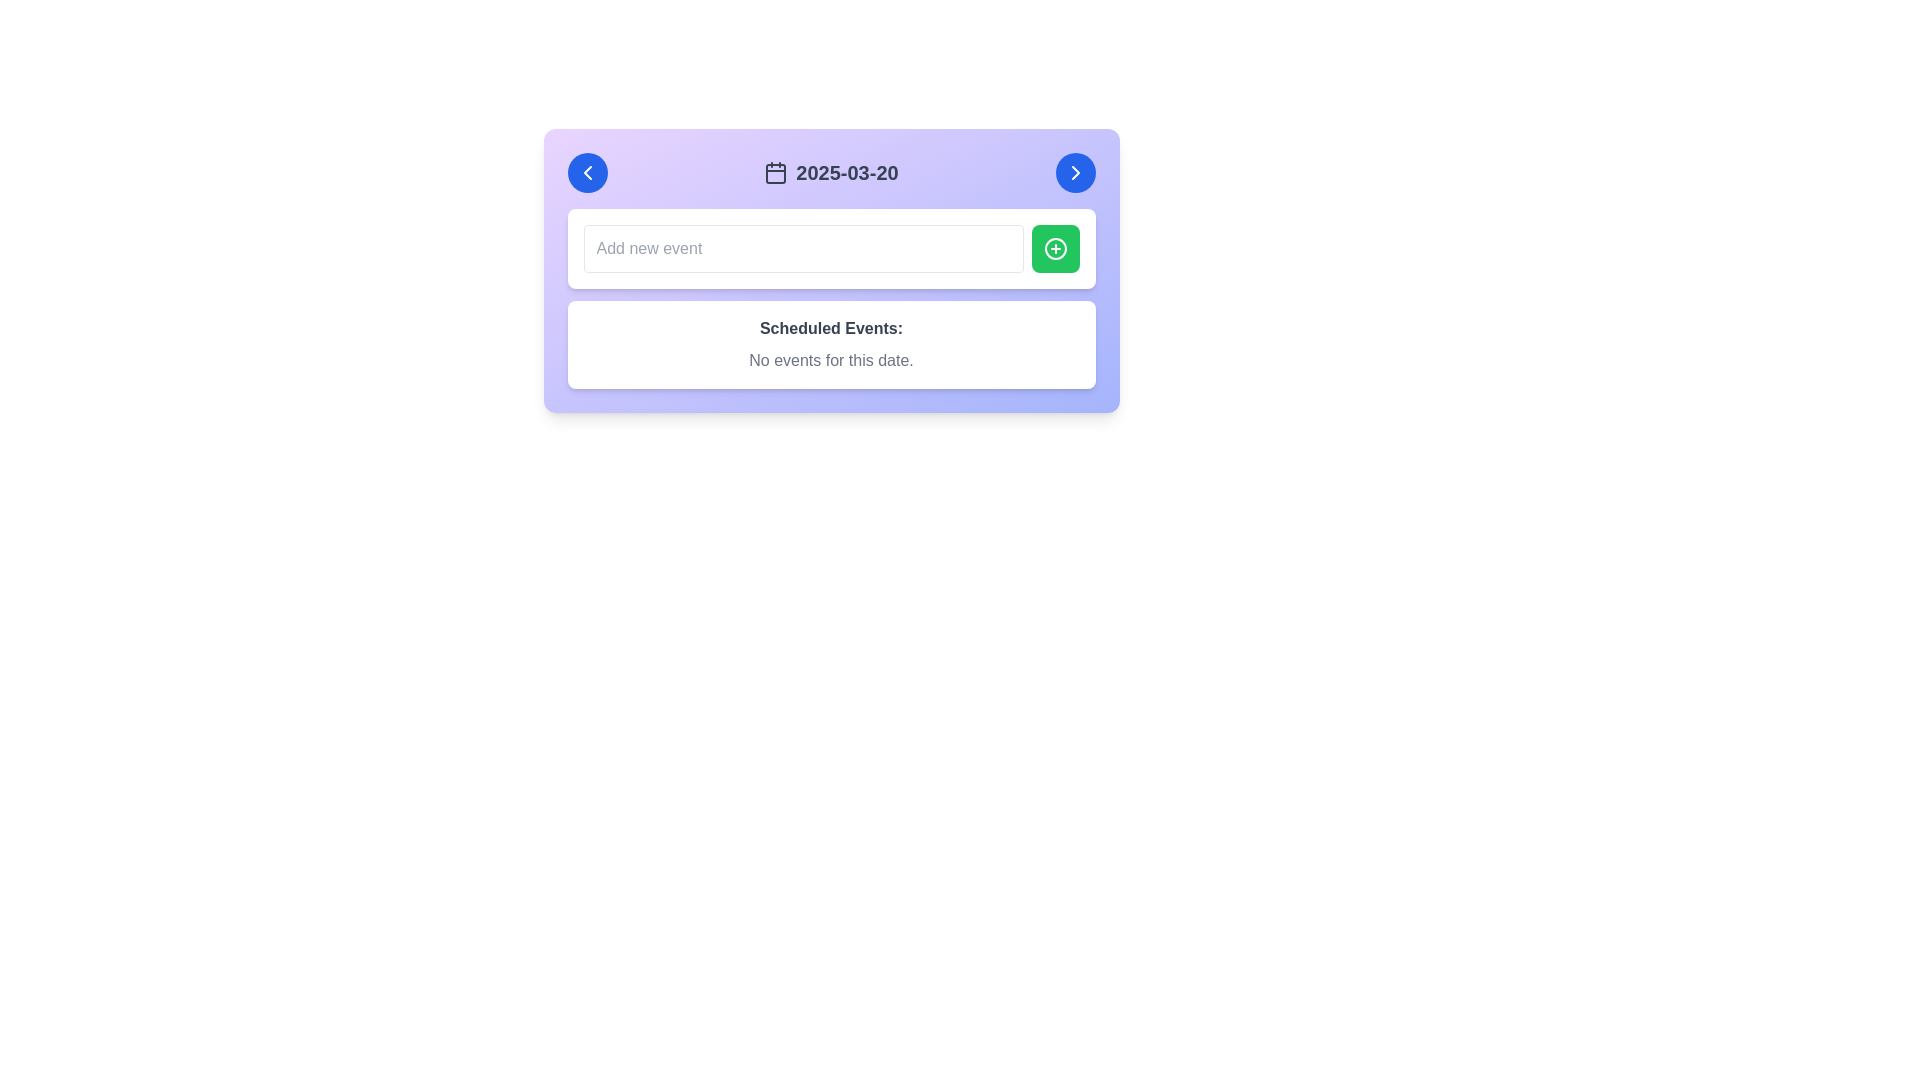  I want to click on the circular button containing the leftward-pointing chevron arrow icon for visual feedback, so click(586, 172).